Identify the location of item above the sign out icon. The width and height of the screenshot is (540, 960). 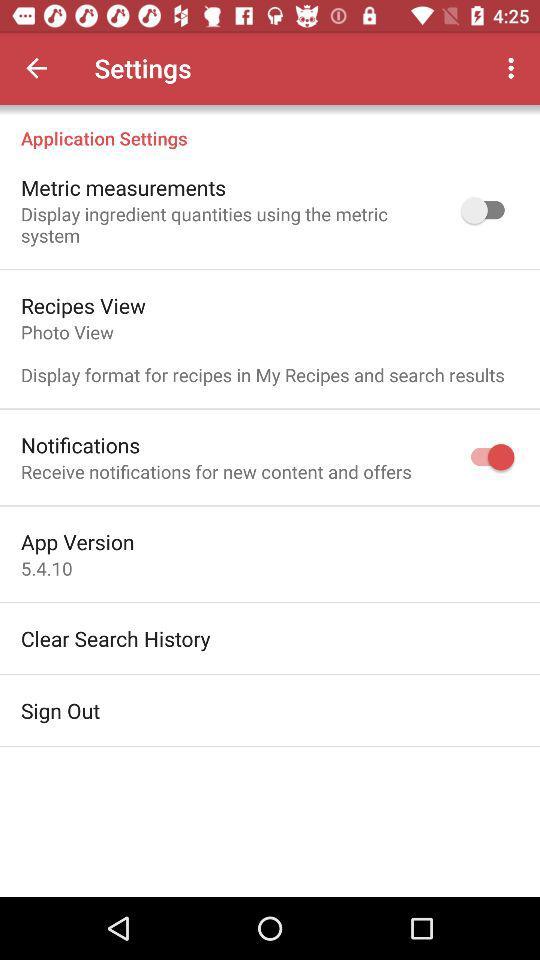
(115, 637).